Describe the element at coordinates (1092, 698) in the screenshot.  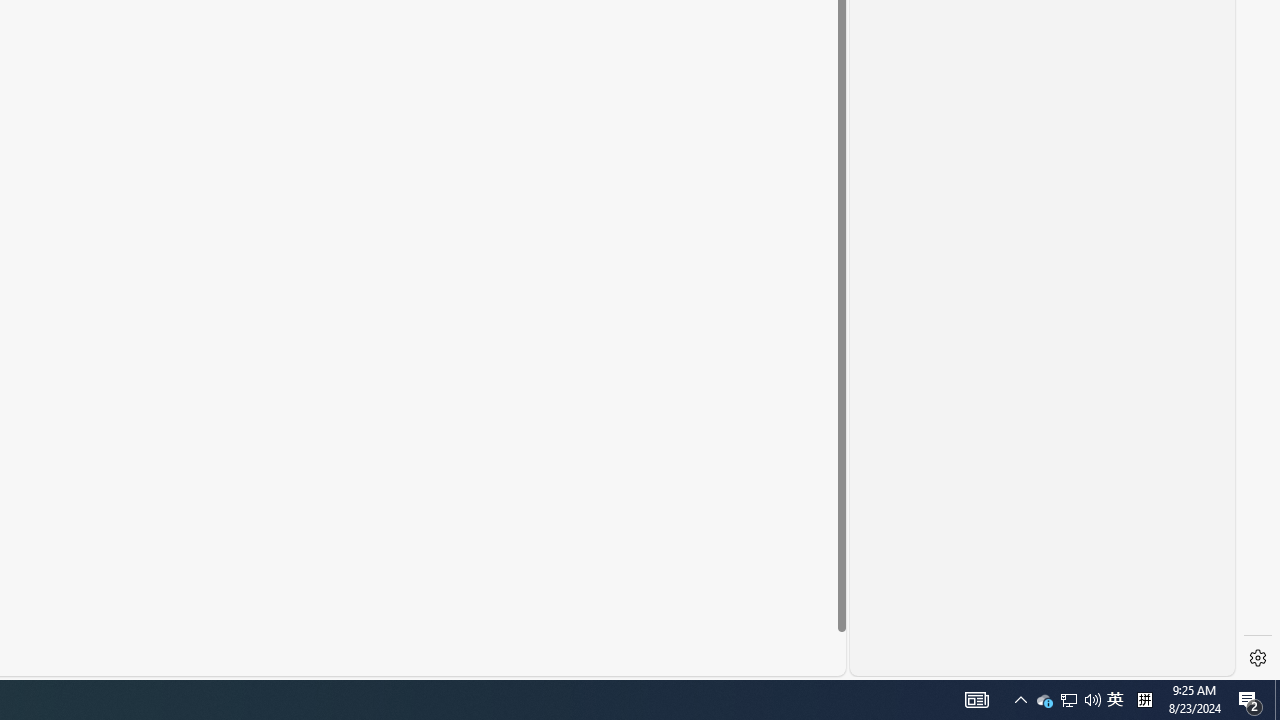
I see `'Q2790: 100%'` at that location.